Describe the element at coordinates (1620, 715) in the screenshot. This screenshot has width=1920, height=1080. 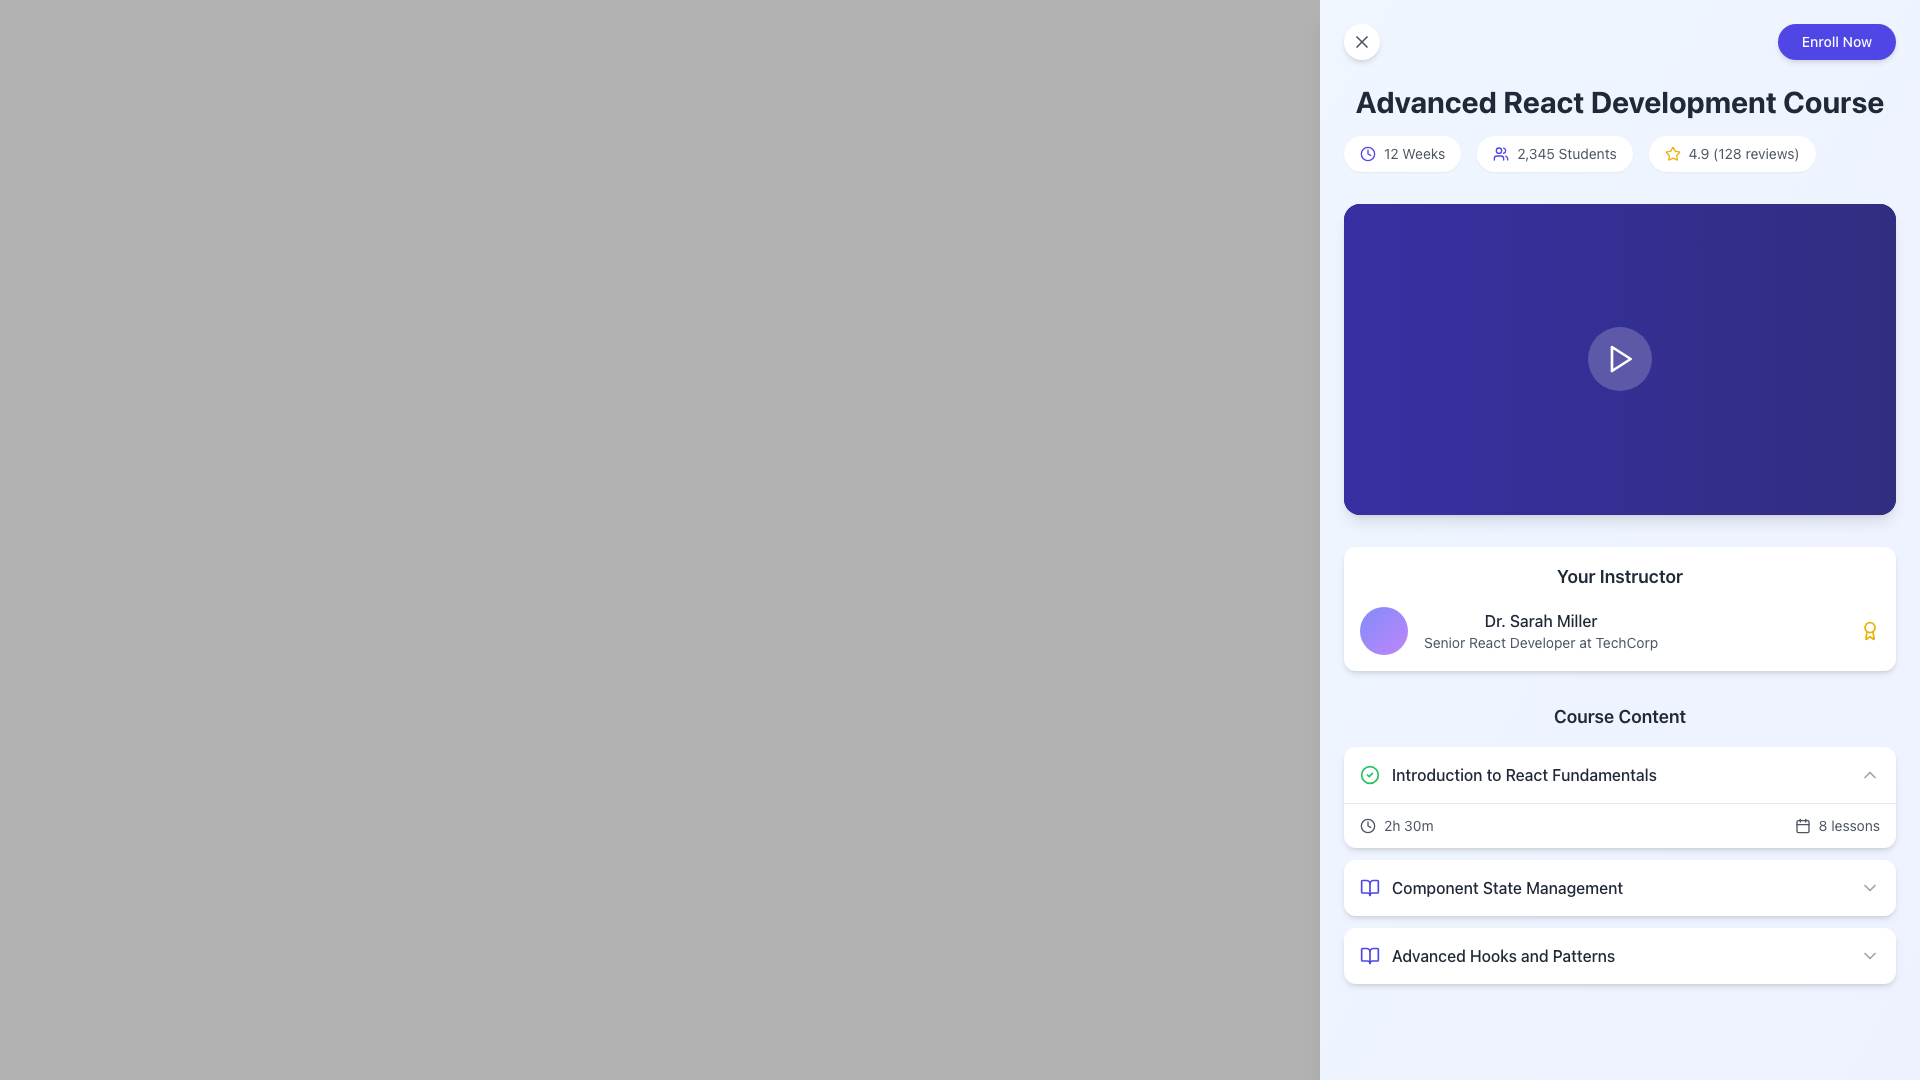
I see `the Text label that serves as a heading for the course modules, positioned below the 'Your Instructor' section and above the list of course modules` at that location.